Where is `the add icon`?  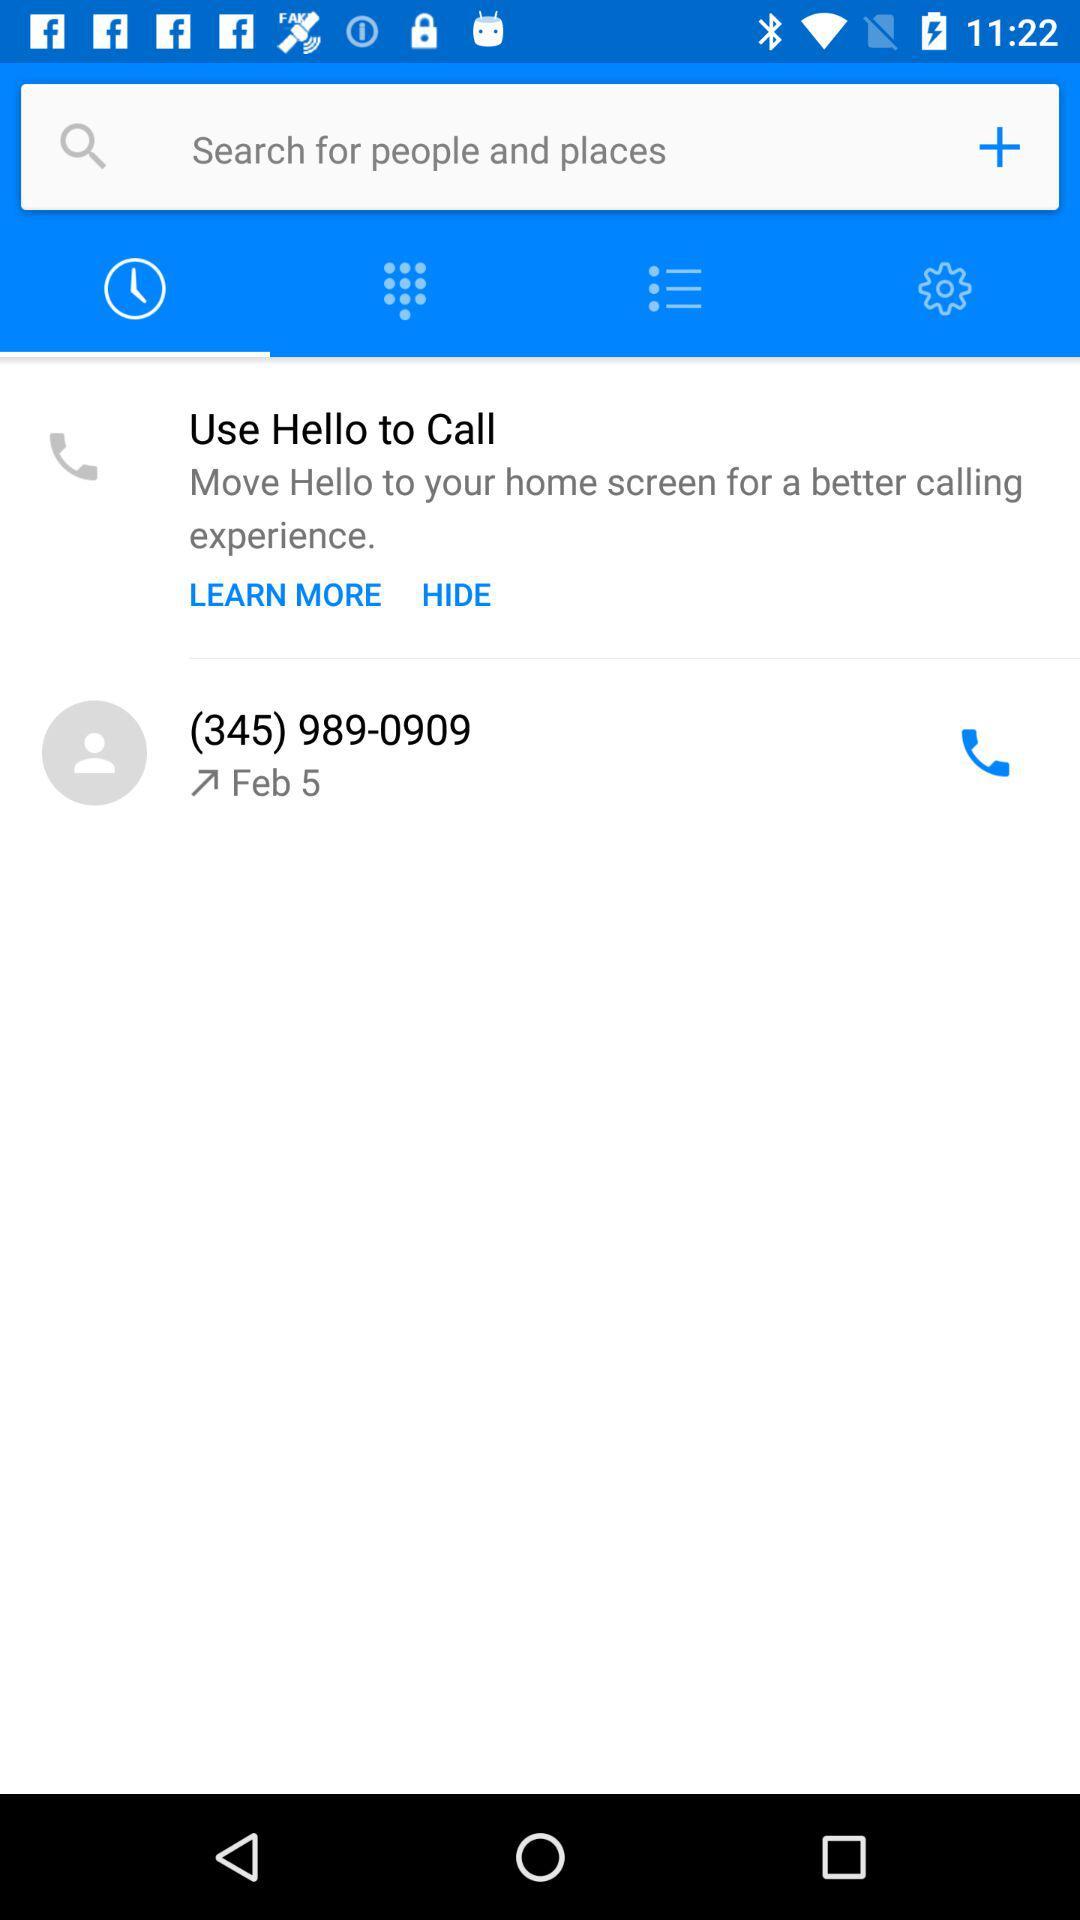 the add icon is located at coordinates (999, 146).